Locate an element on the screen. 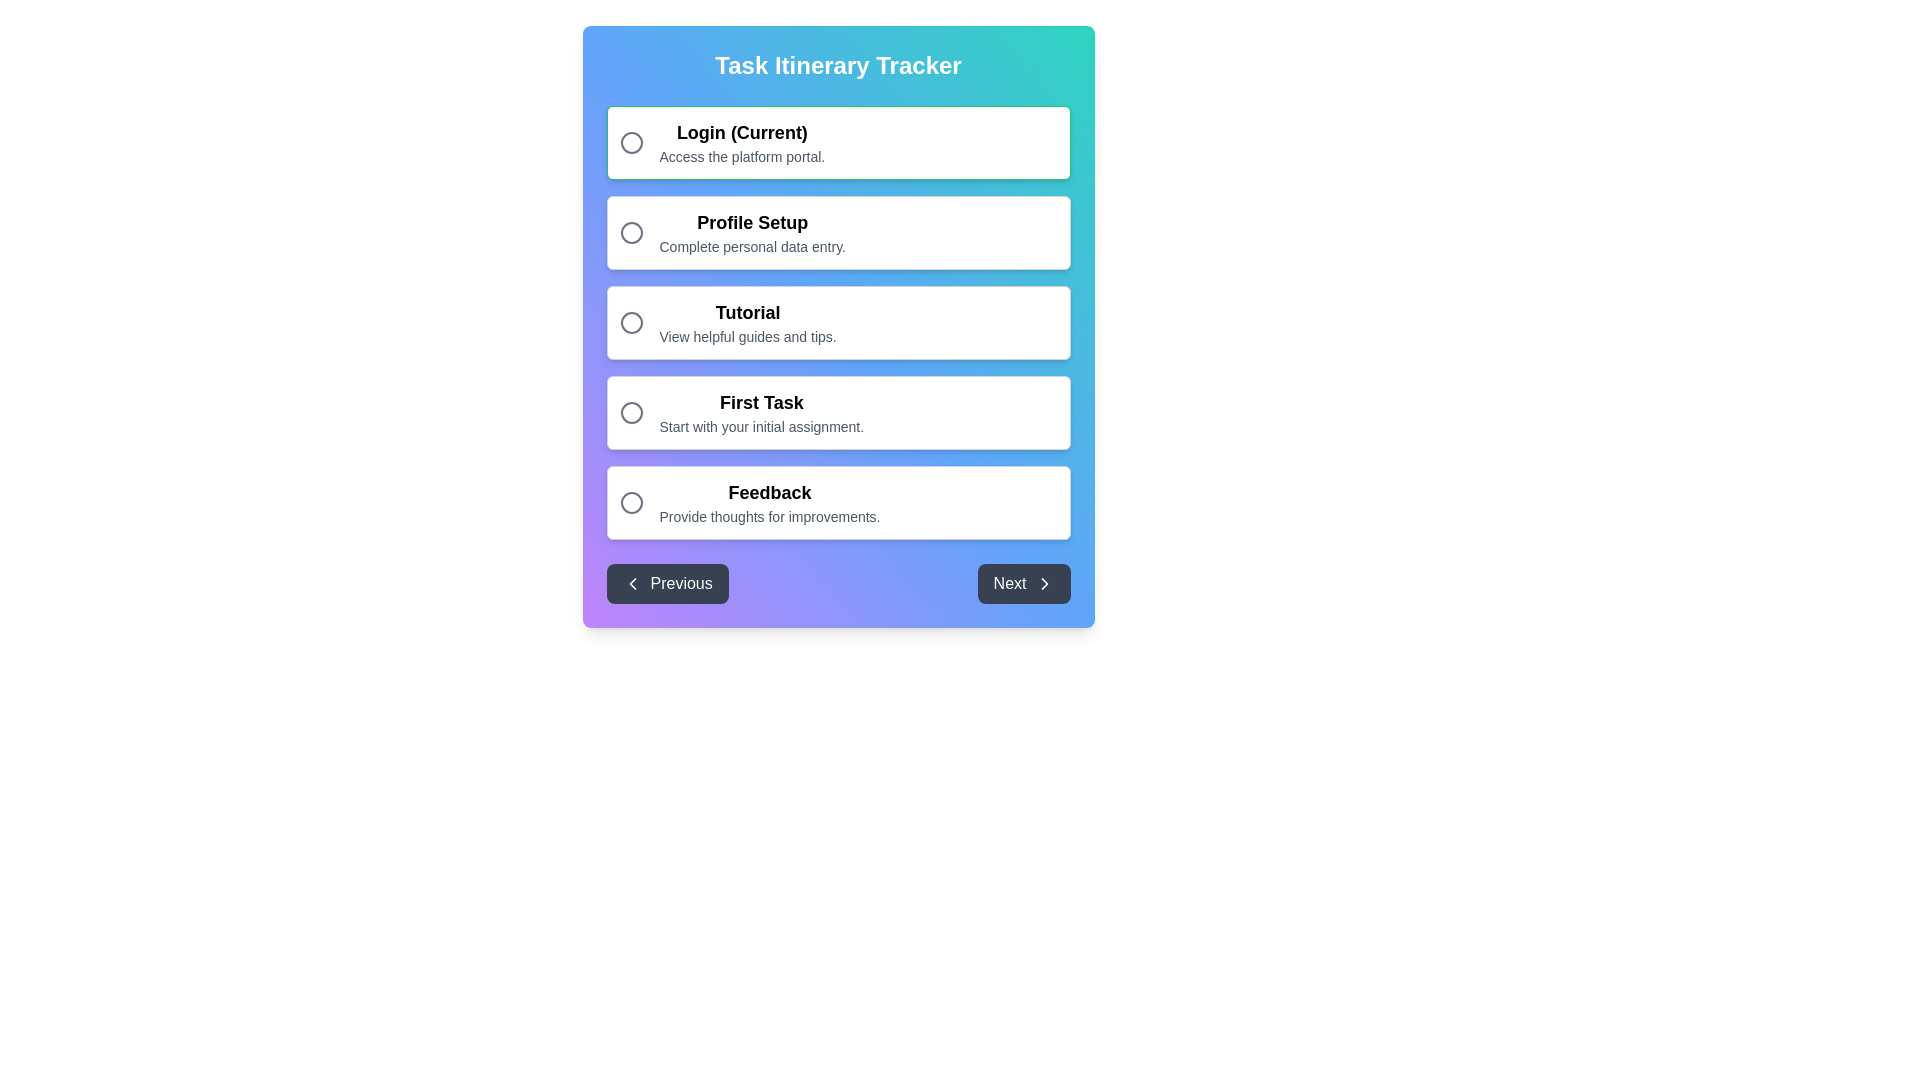  the 'Previous' button located at the bottom left corner of the navigation component is located at coordinates (667, 583).